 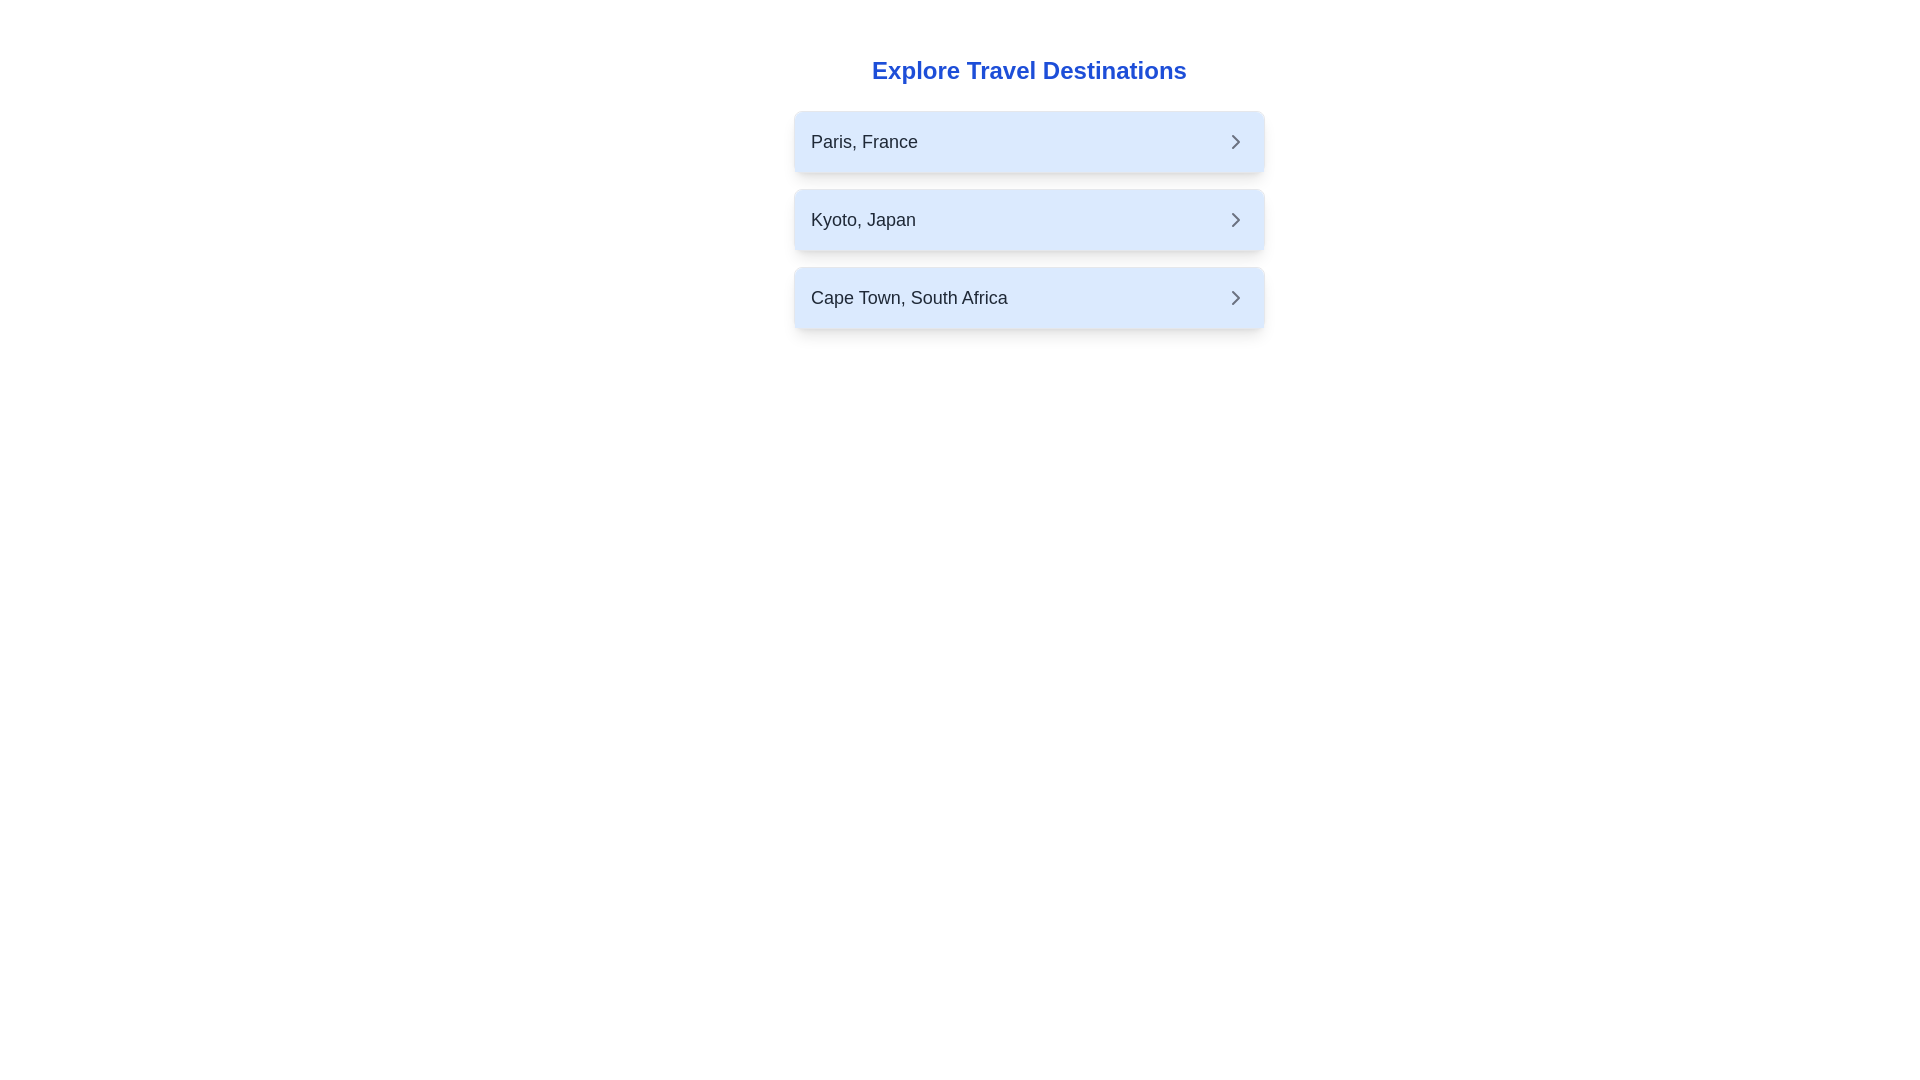 What do you see at coordinates (1235, 297) in the screenshot?
I see `the right-facing chevron icon located on the right side of the 'Cape Town, South Africa' list item` at bounding box center [1235, 297].